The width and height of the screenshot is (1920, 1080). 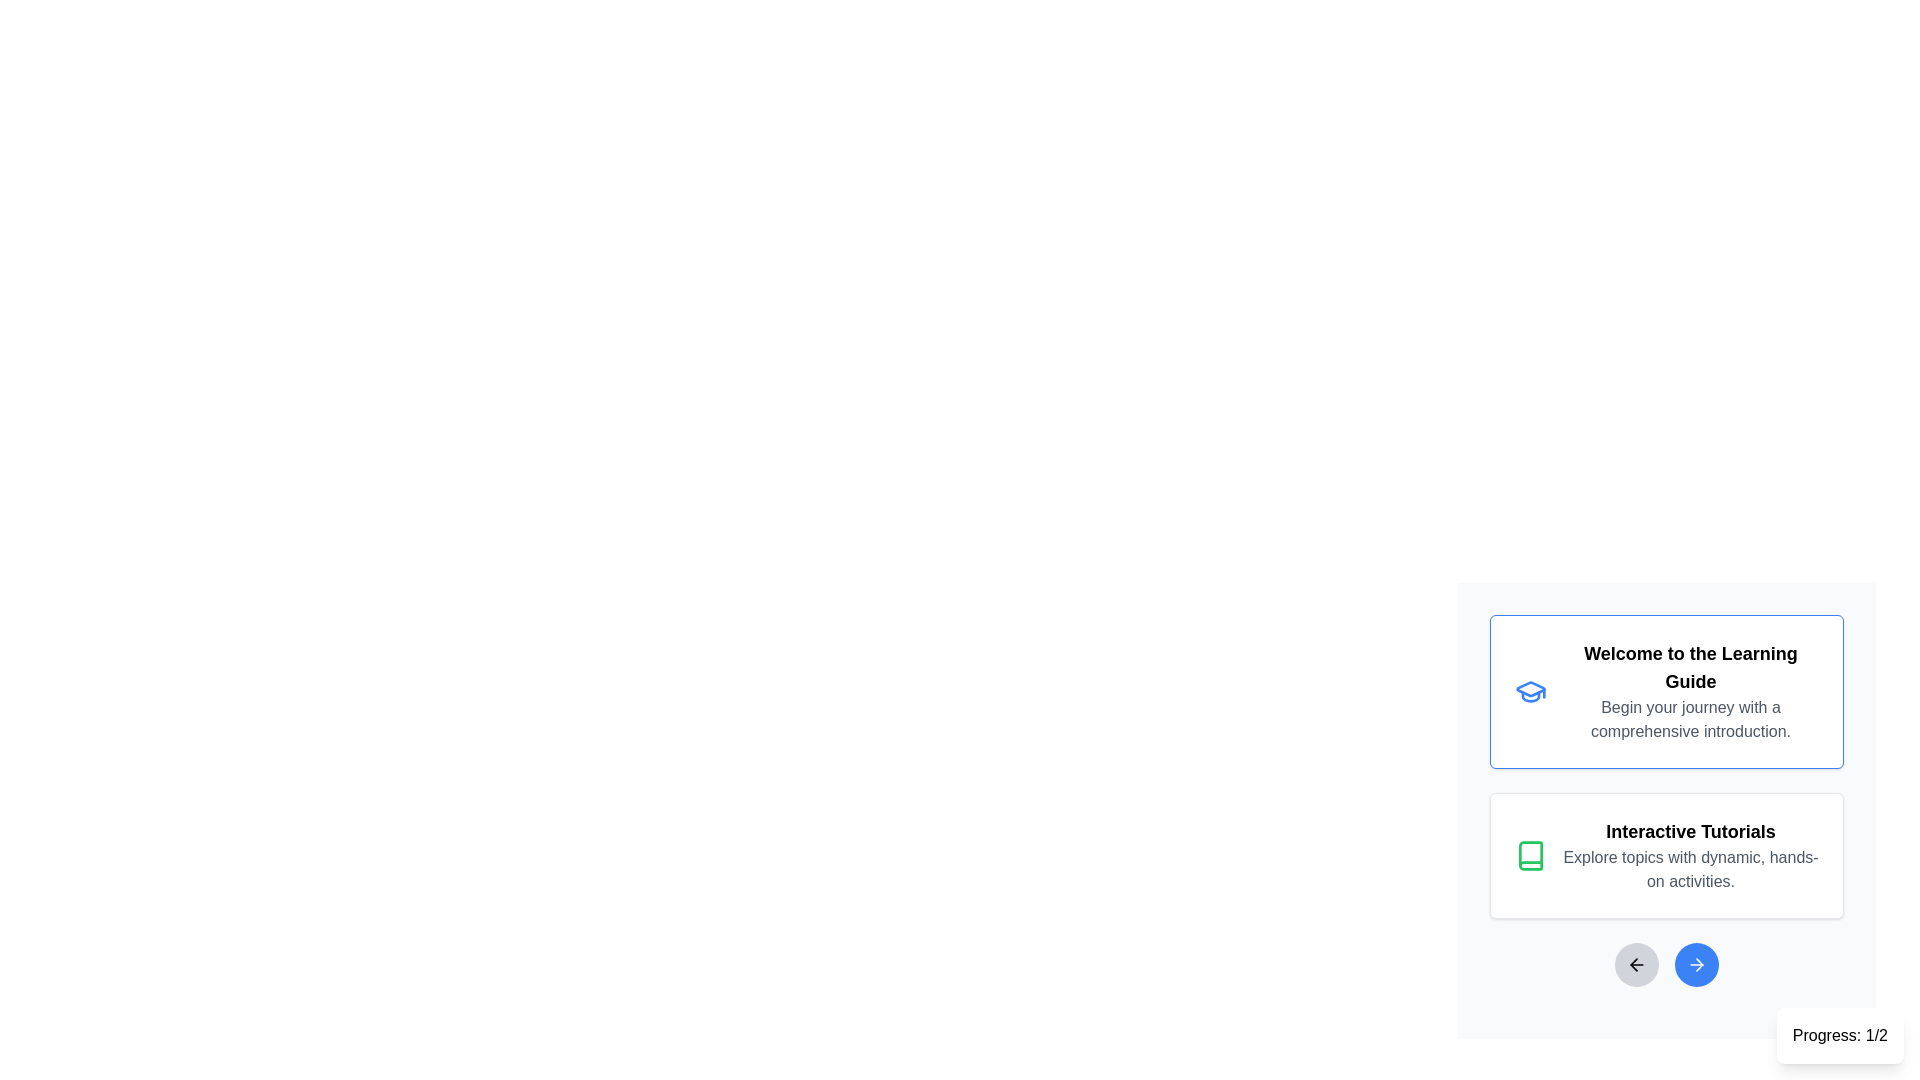 What do you see at coordinates (1530, 855) in the screenshot?
I see `the icon located within the 'Interactive Tutorials' card` at bounding box center [1530, 855].